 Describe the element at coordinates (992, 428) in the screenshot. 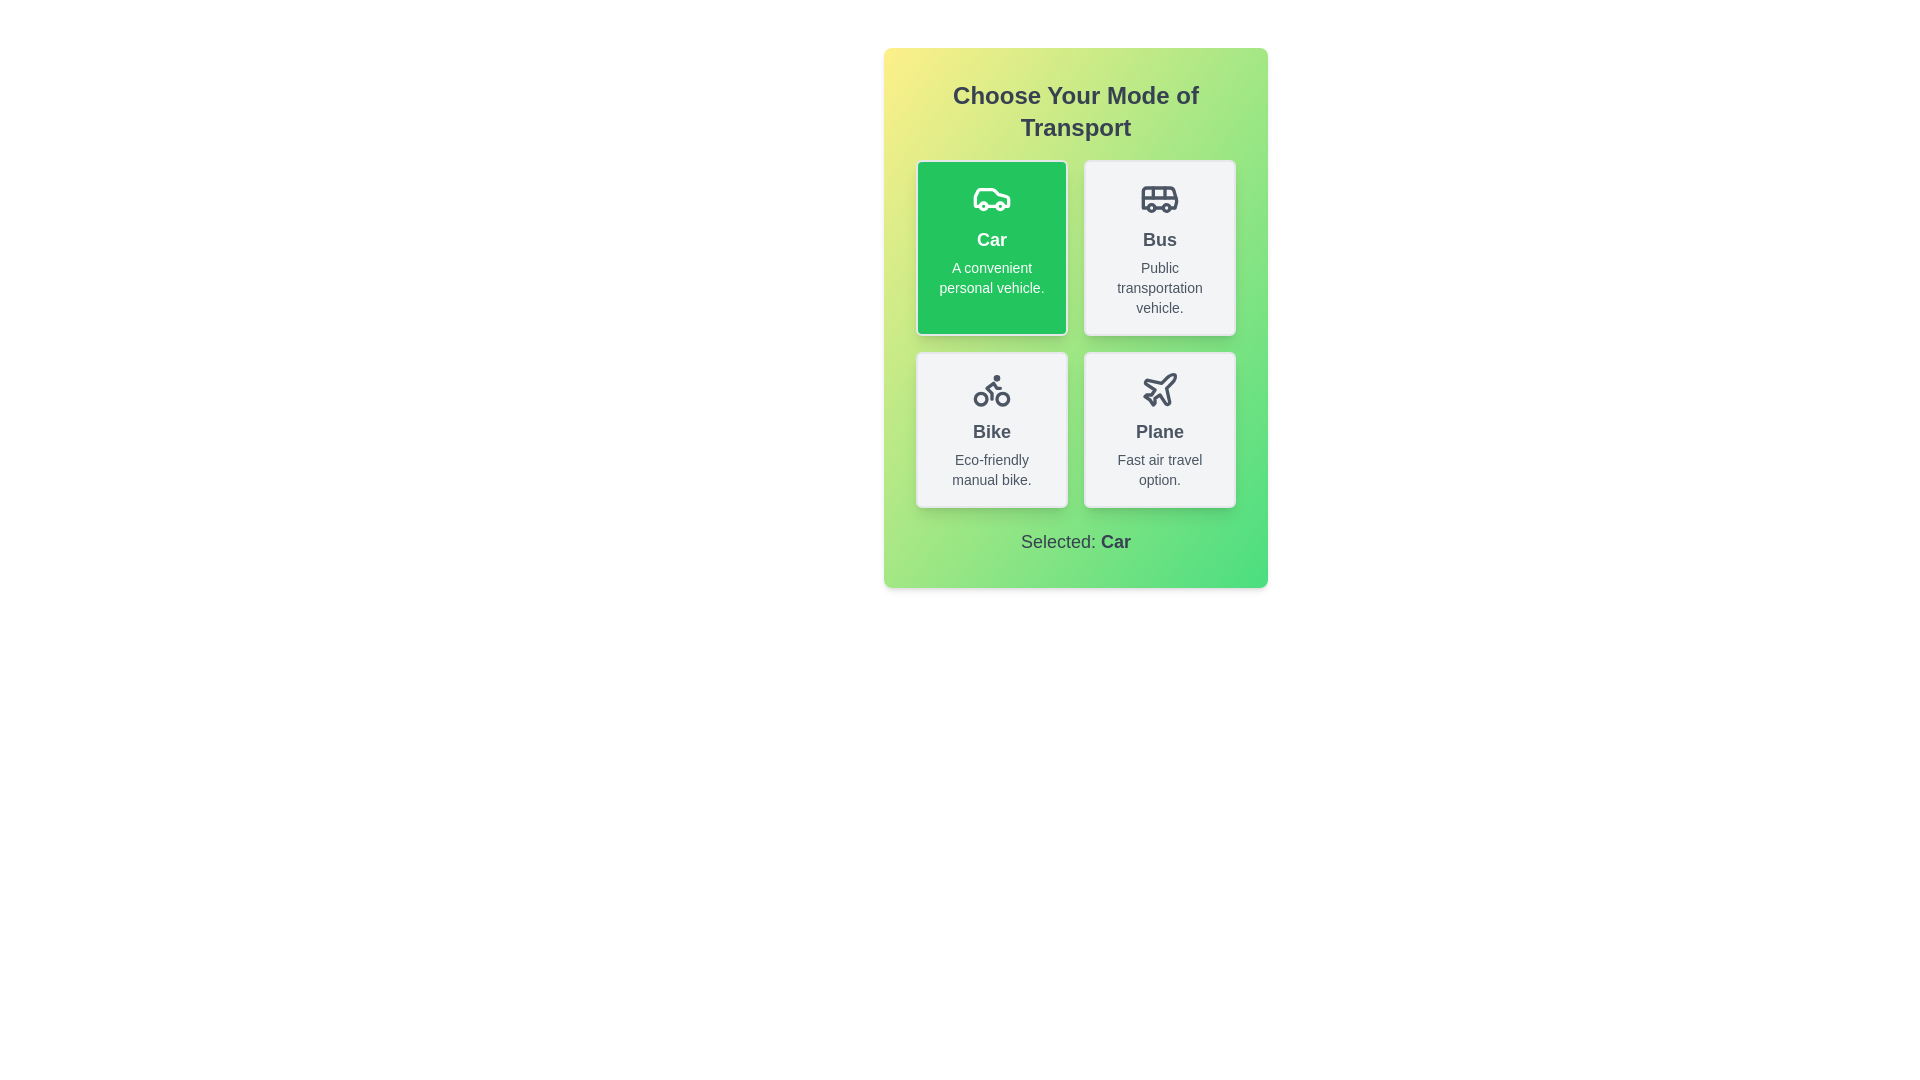

I see `the button for Bike to view its hover effect` at that location.